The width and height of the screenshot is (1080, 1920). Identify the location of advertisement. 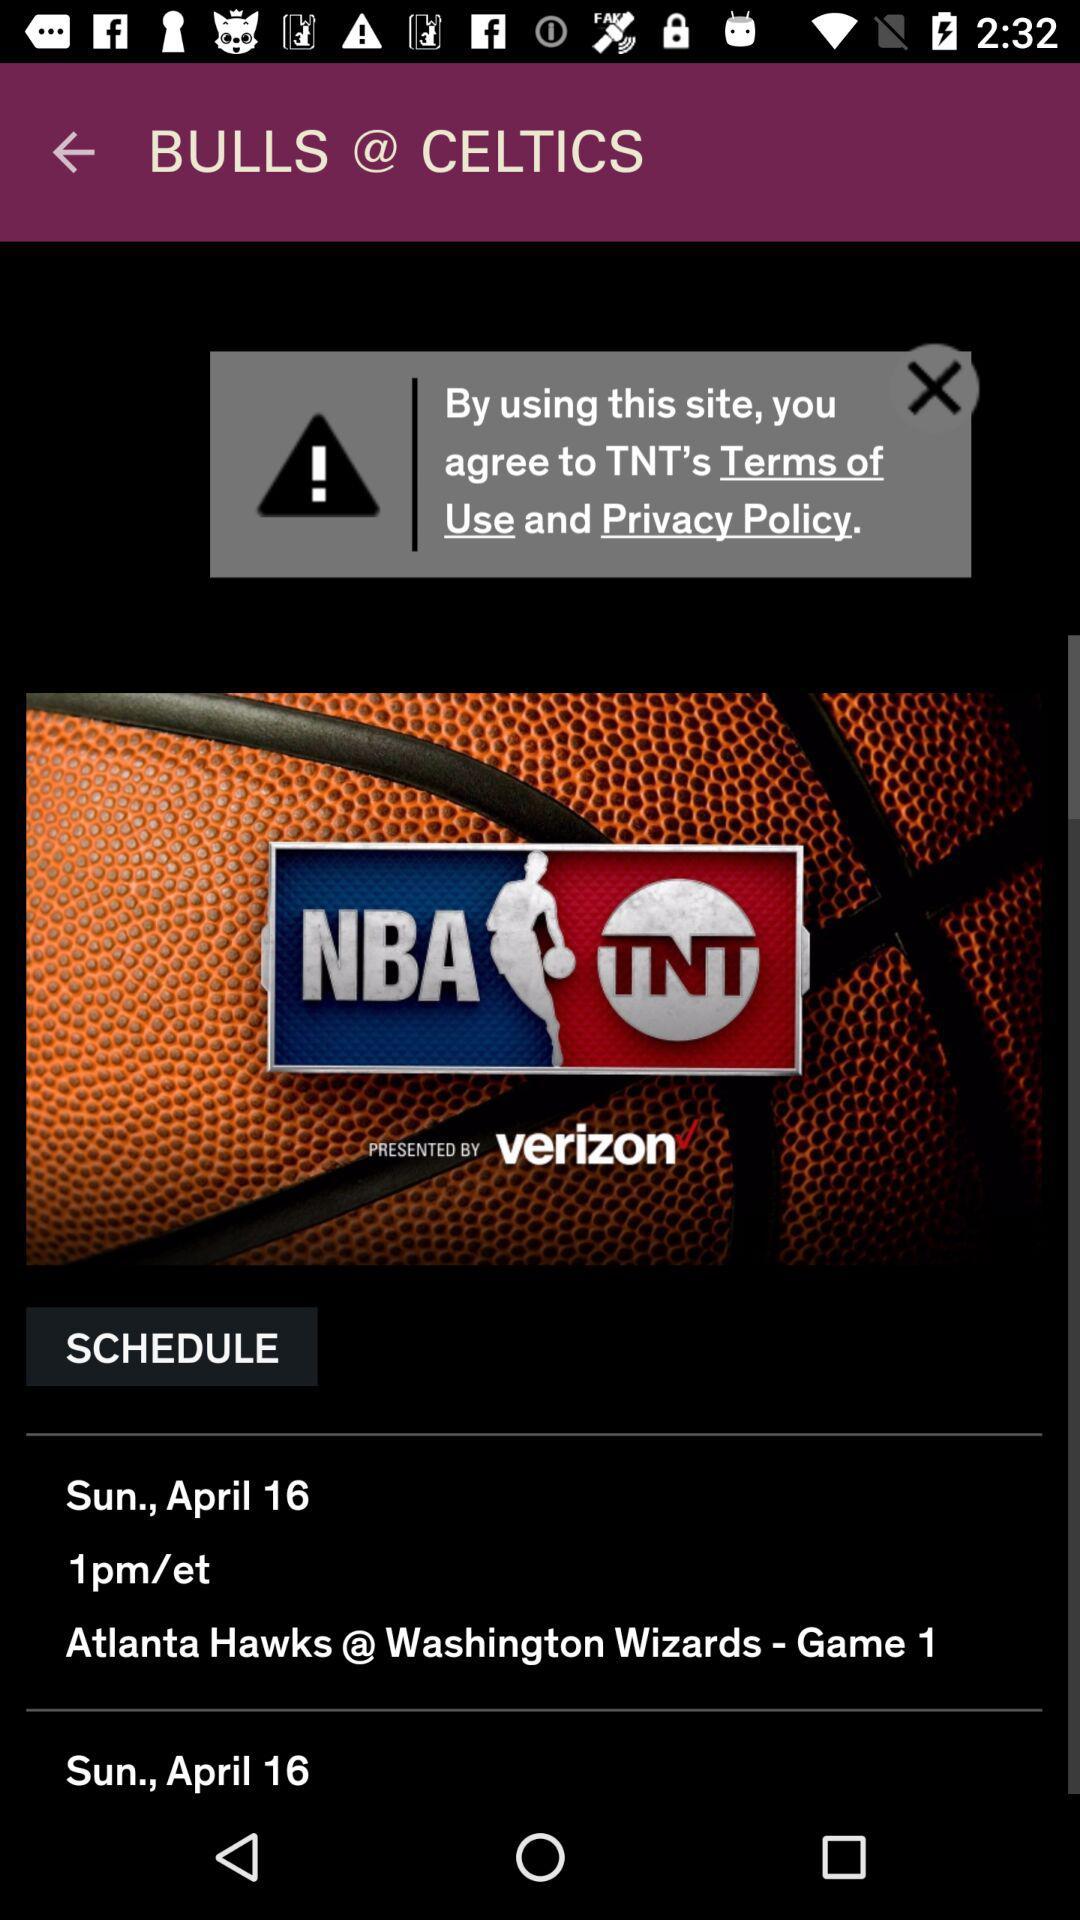
(540, 1017).